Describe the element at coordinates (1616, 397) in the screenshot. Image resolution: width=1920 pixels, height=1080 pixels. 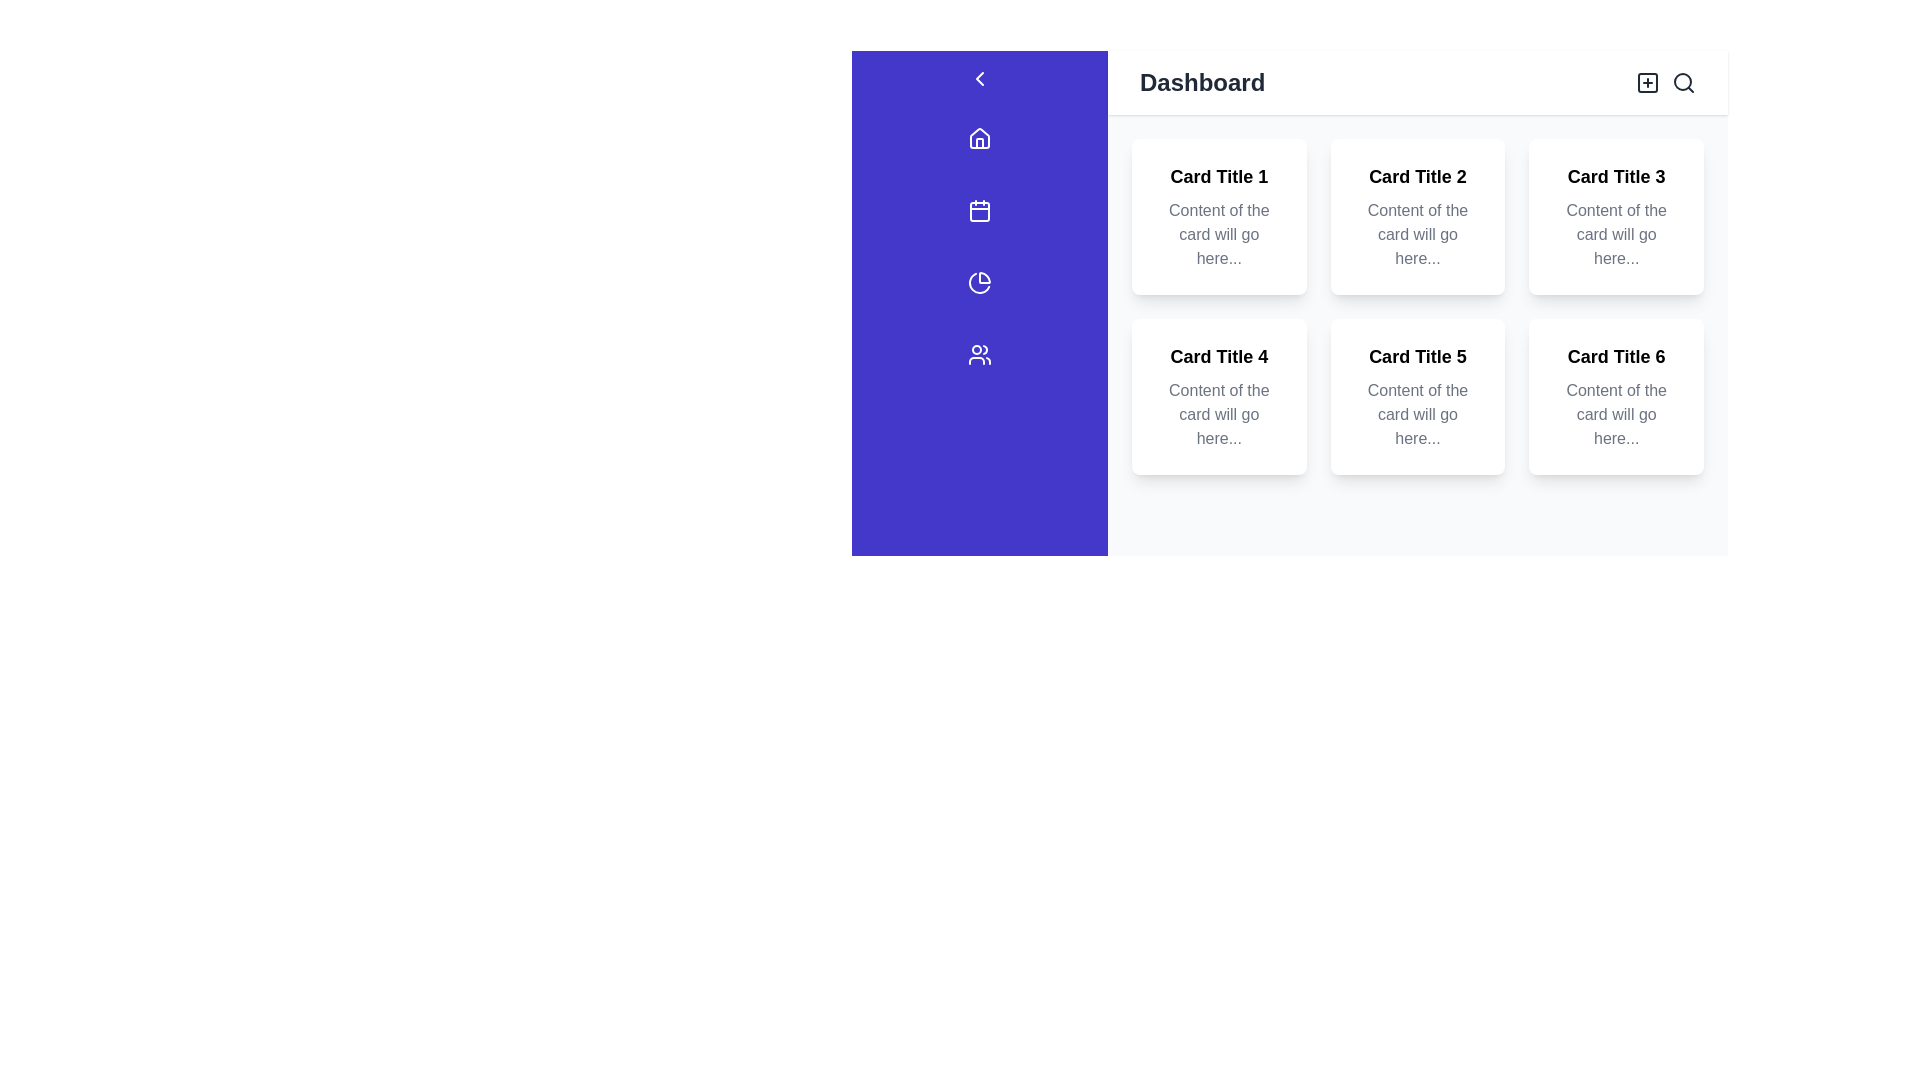
I see `the content card located at the bottom-right corner of the 3-column grid layout, specifically the sixth card in the sequence with no direct interaction functionality` at that location.